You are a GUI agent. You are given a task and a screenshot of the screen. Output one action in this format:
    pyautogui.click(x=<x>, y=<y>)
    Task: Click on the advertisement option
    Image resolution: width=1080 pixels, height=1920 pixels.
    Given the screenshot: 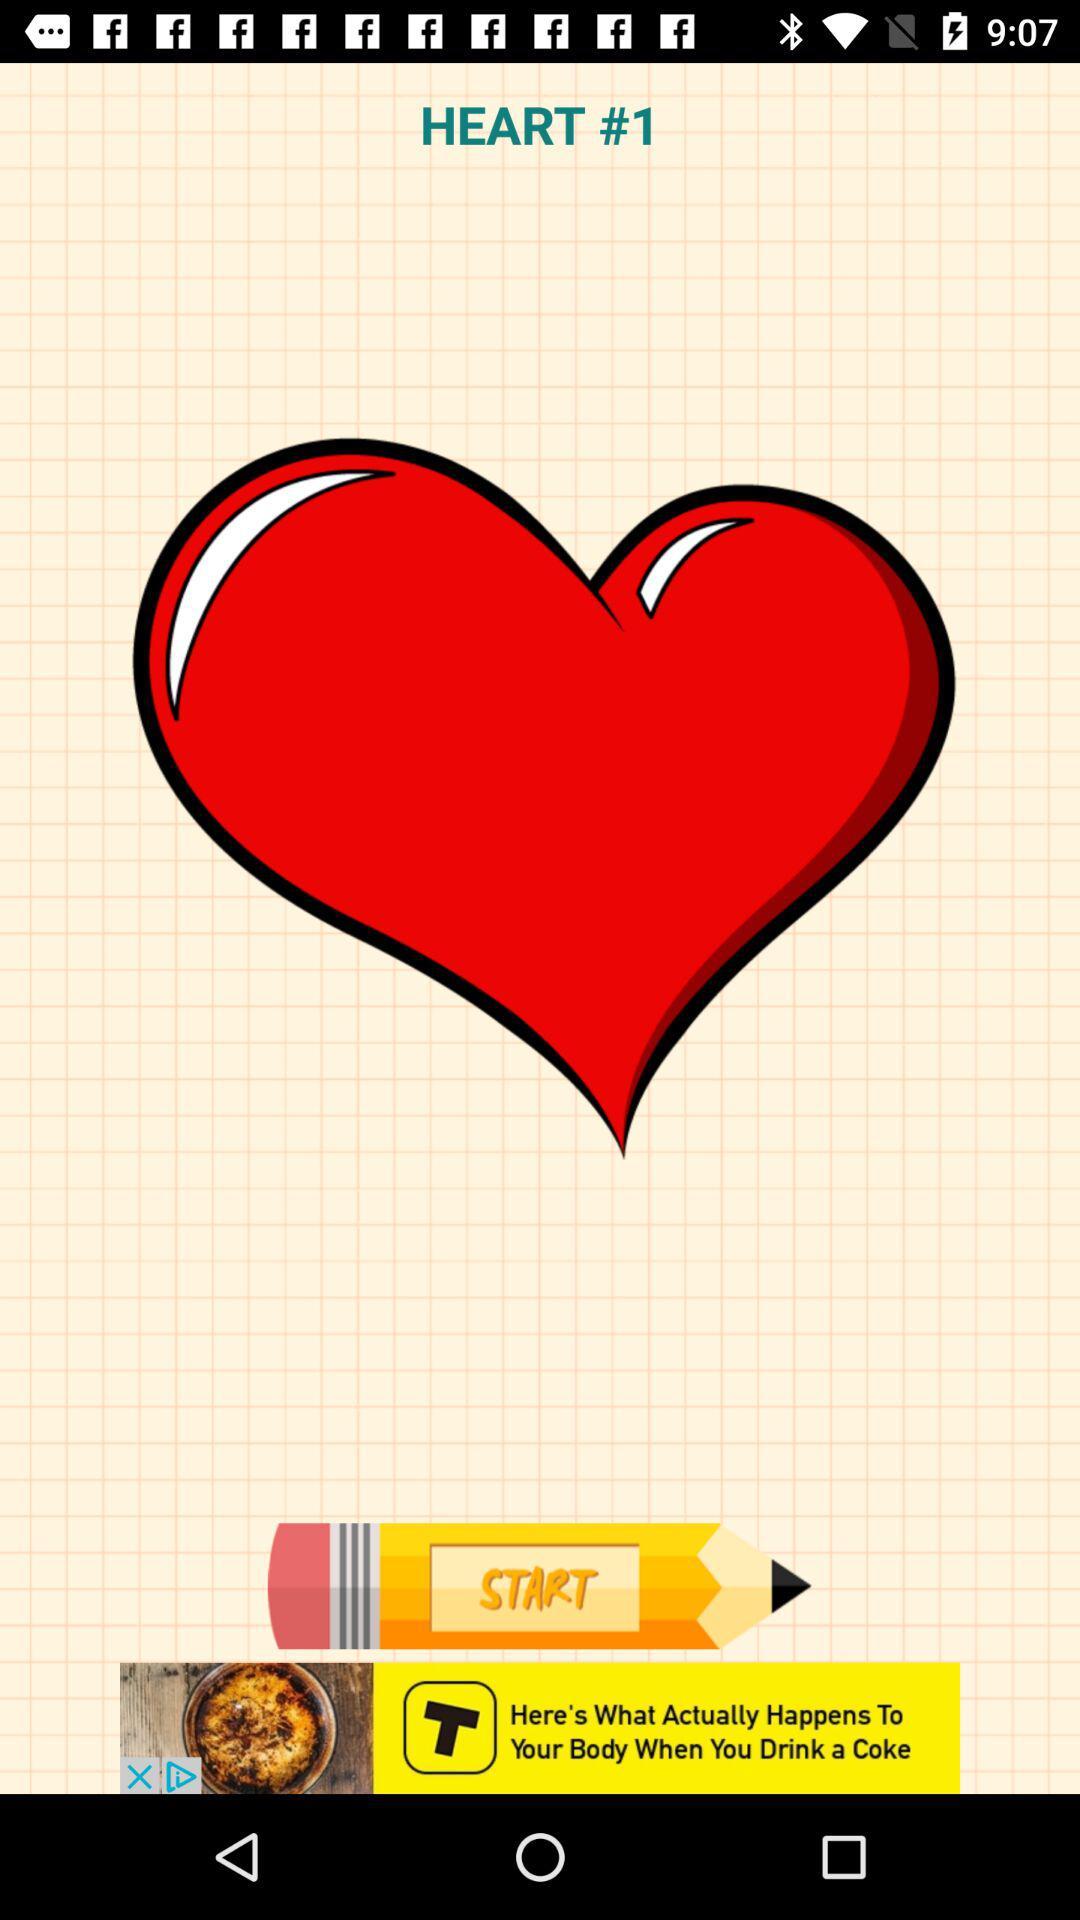 What is the action you would take?
    pyautogui.click(x=540, y=1727)
    